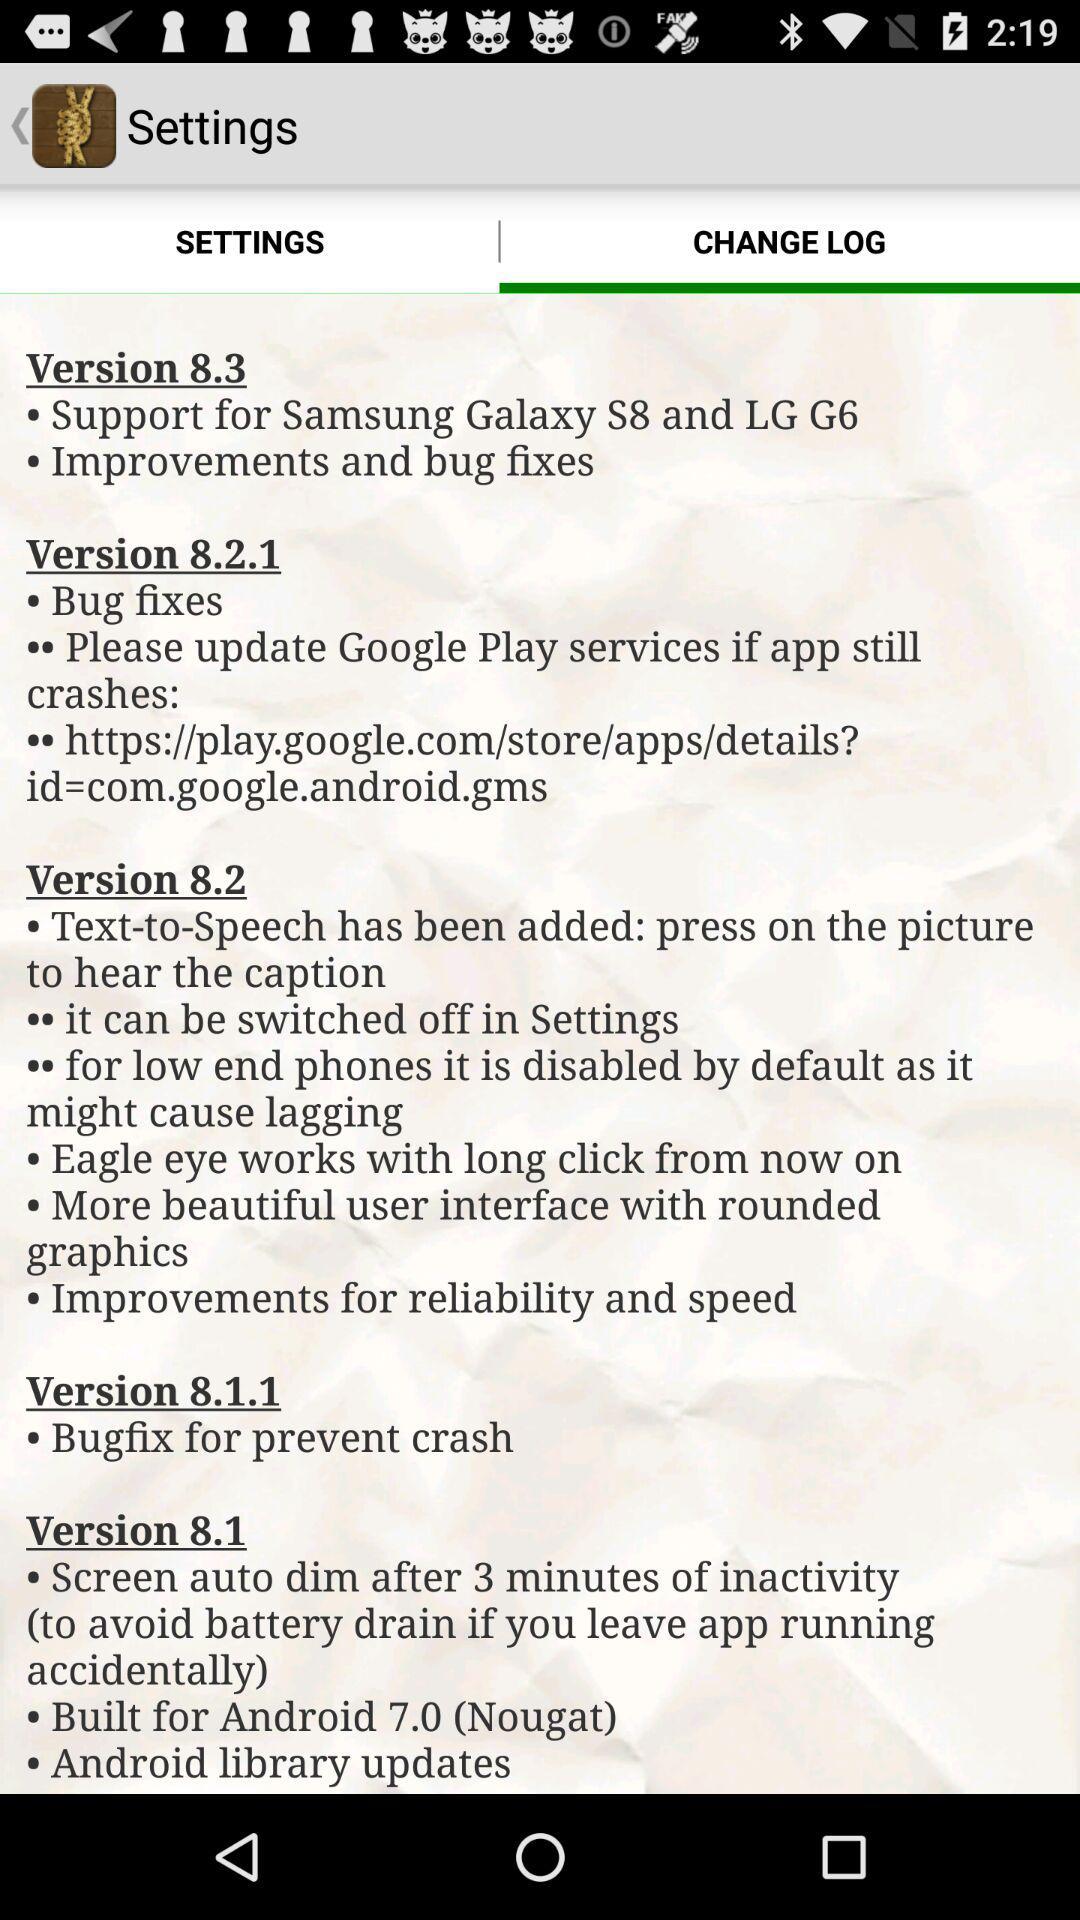  I want to click on change log at the top right corner, so click(788, 240).